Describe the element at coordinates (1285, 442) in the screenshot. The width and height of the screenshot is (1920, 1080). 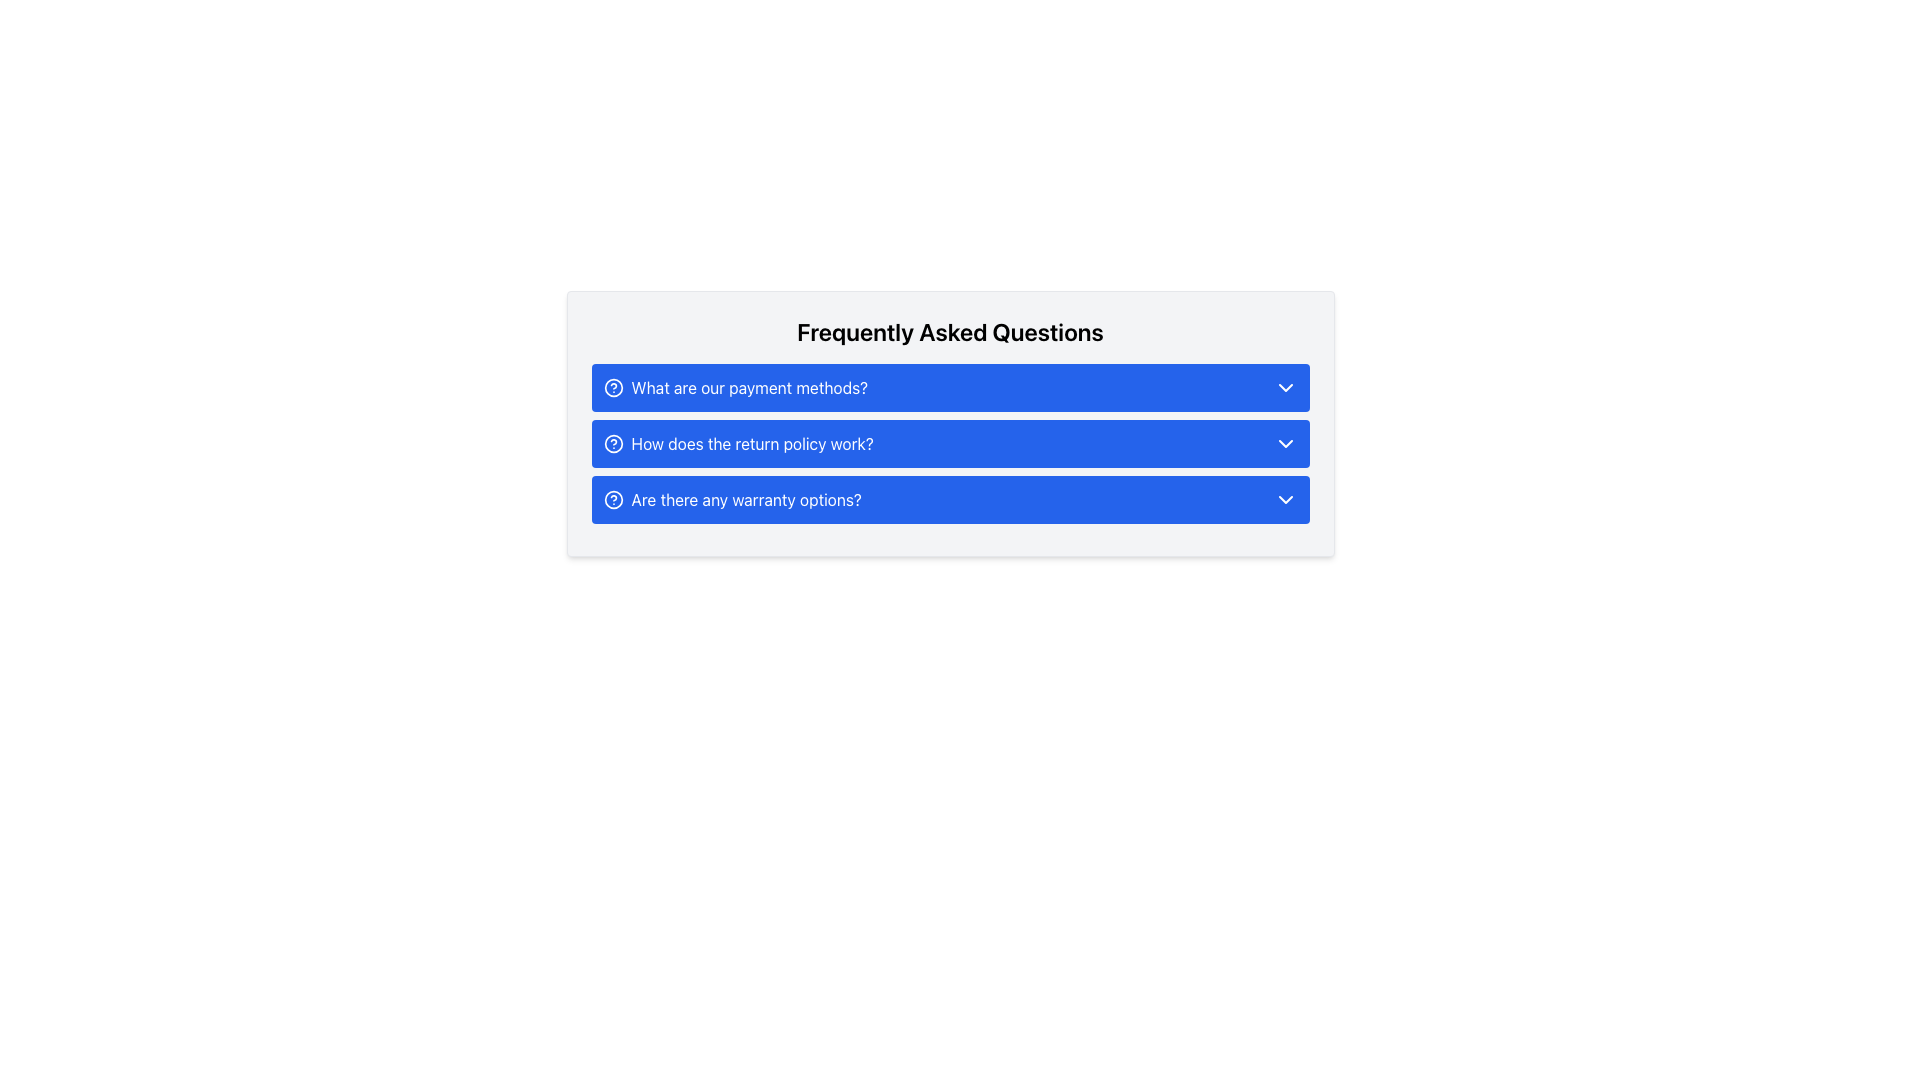
I see `the Dropdown Toggle Icon located to the far right of the FAQ option 'How does the return policy work?'` at that location.